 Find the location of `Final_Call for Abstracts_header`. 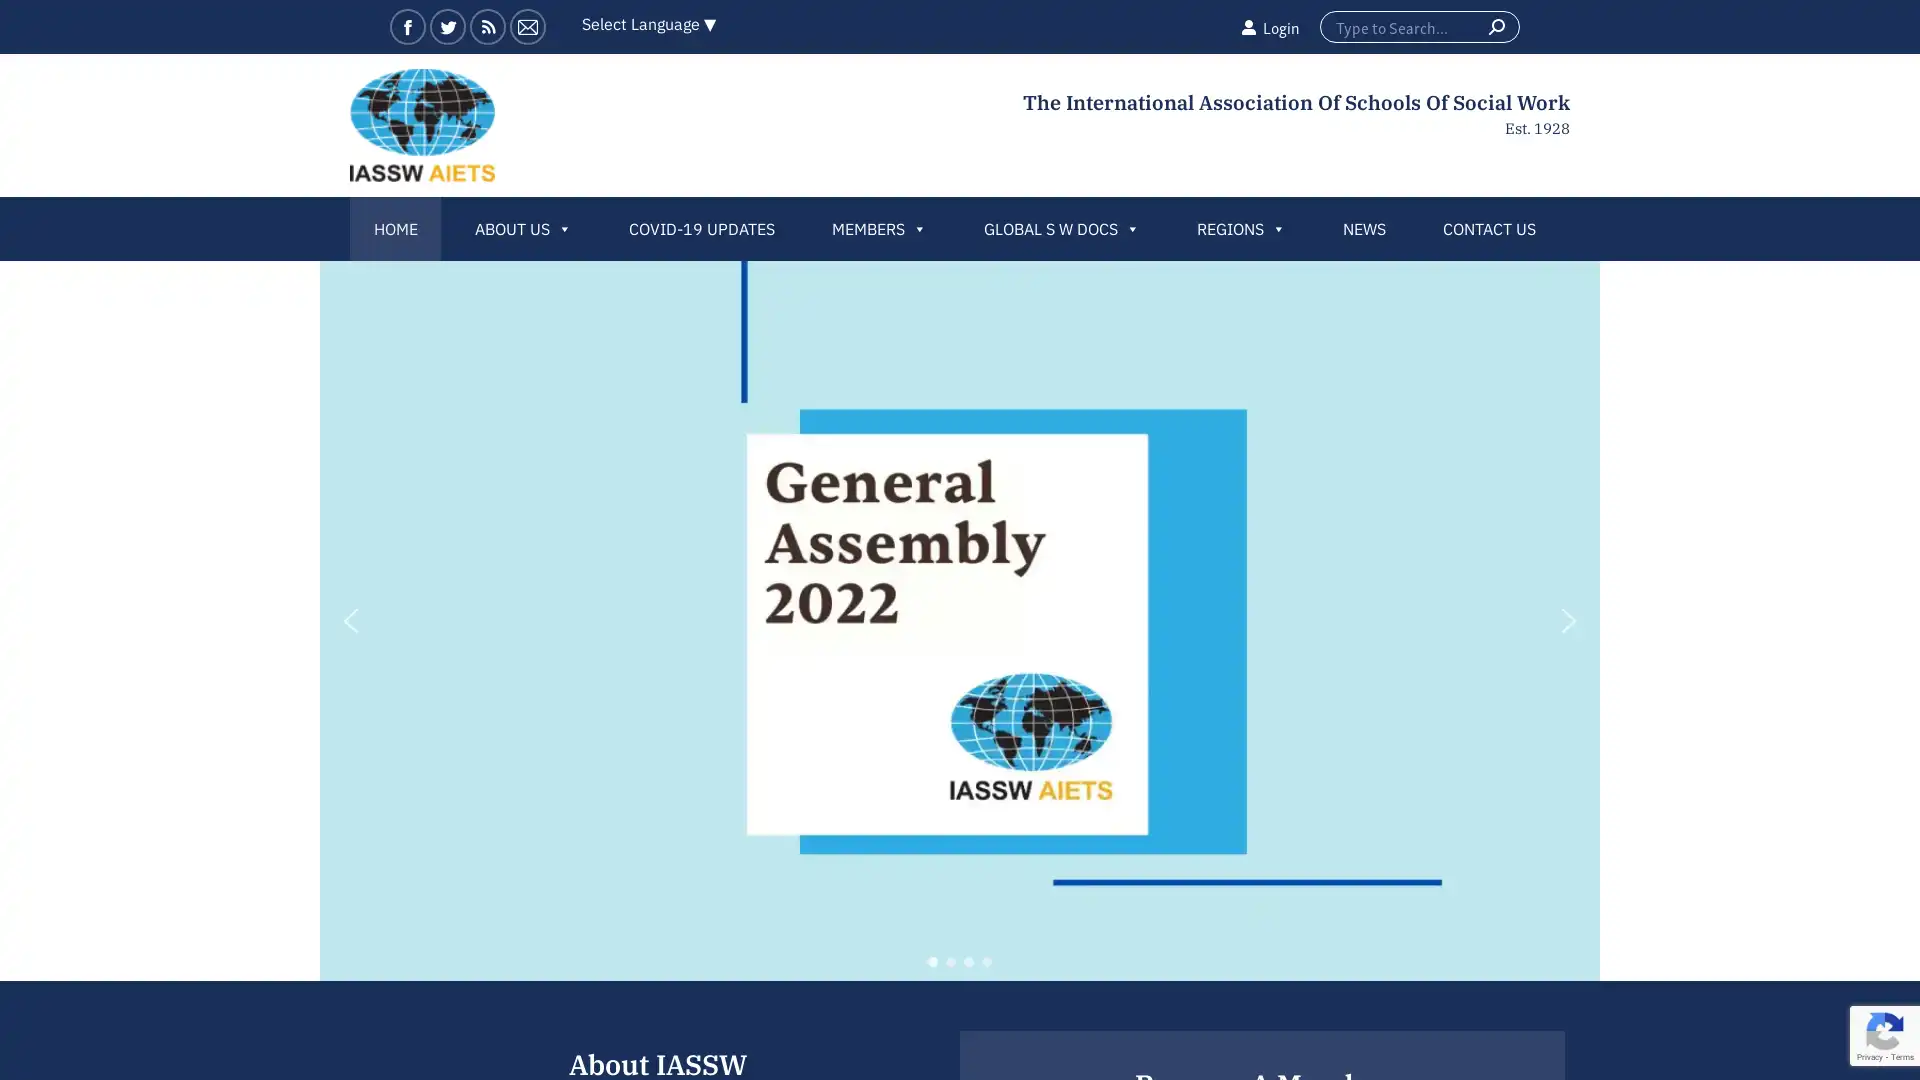

Final_Call for Abstracts_header is located at coordinates (969, 960).